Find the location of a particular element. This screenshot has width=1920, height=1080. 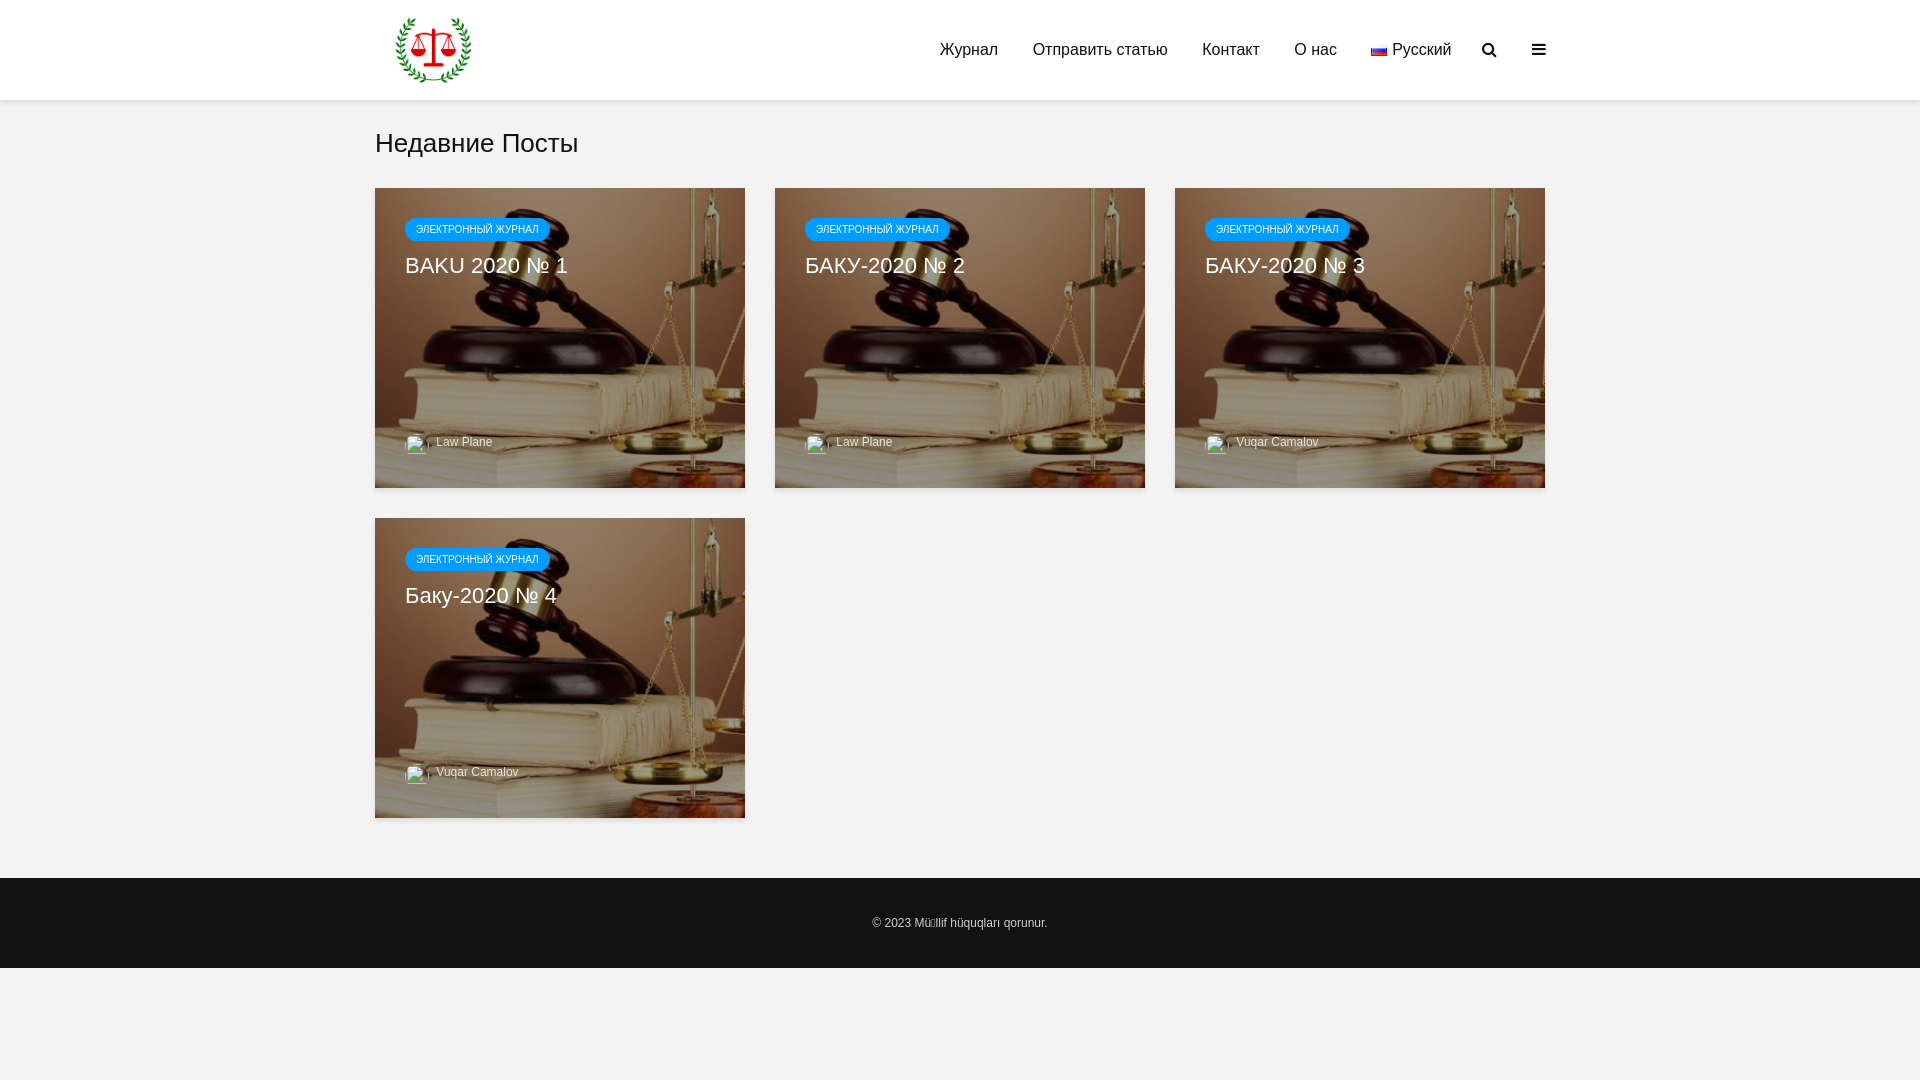

'Vuqar Camalov' is located at coordinates (460, 770).